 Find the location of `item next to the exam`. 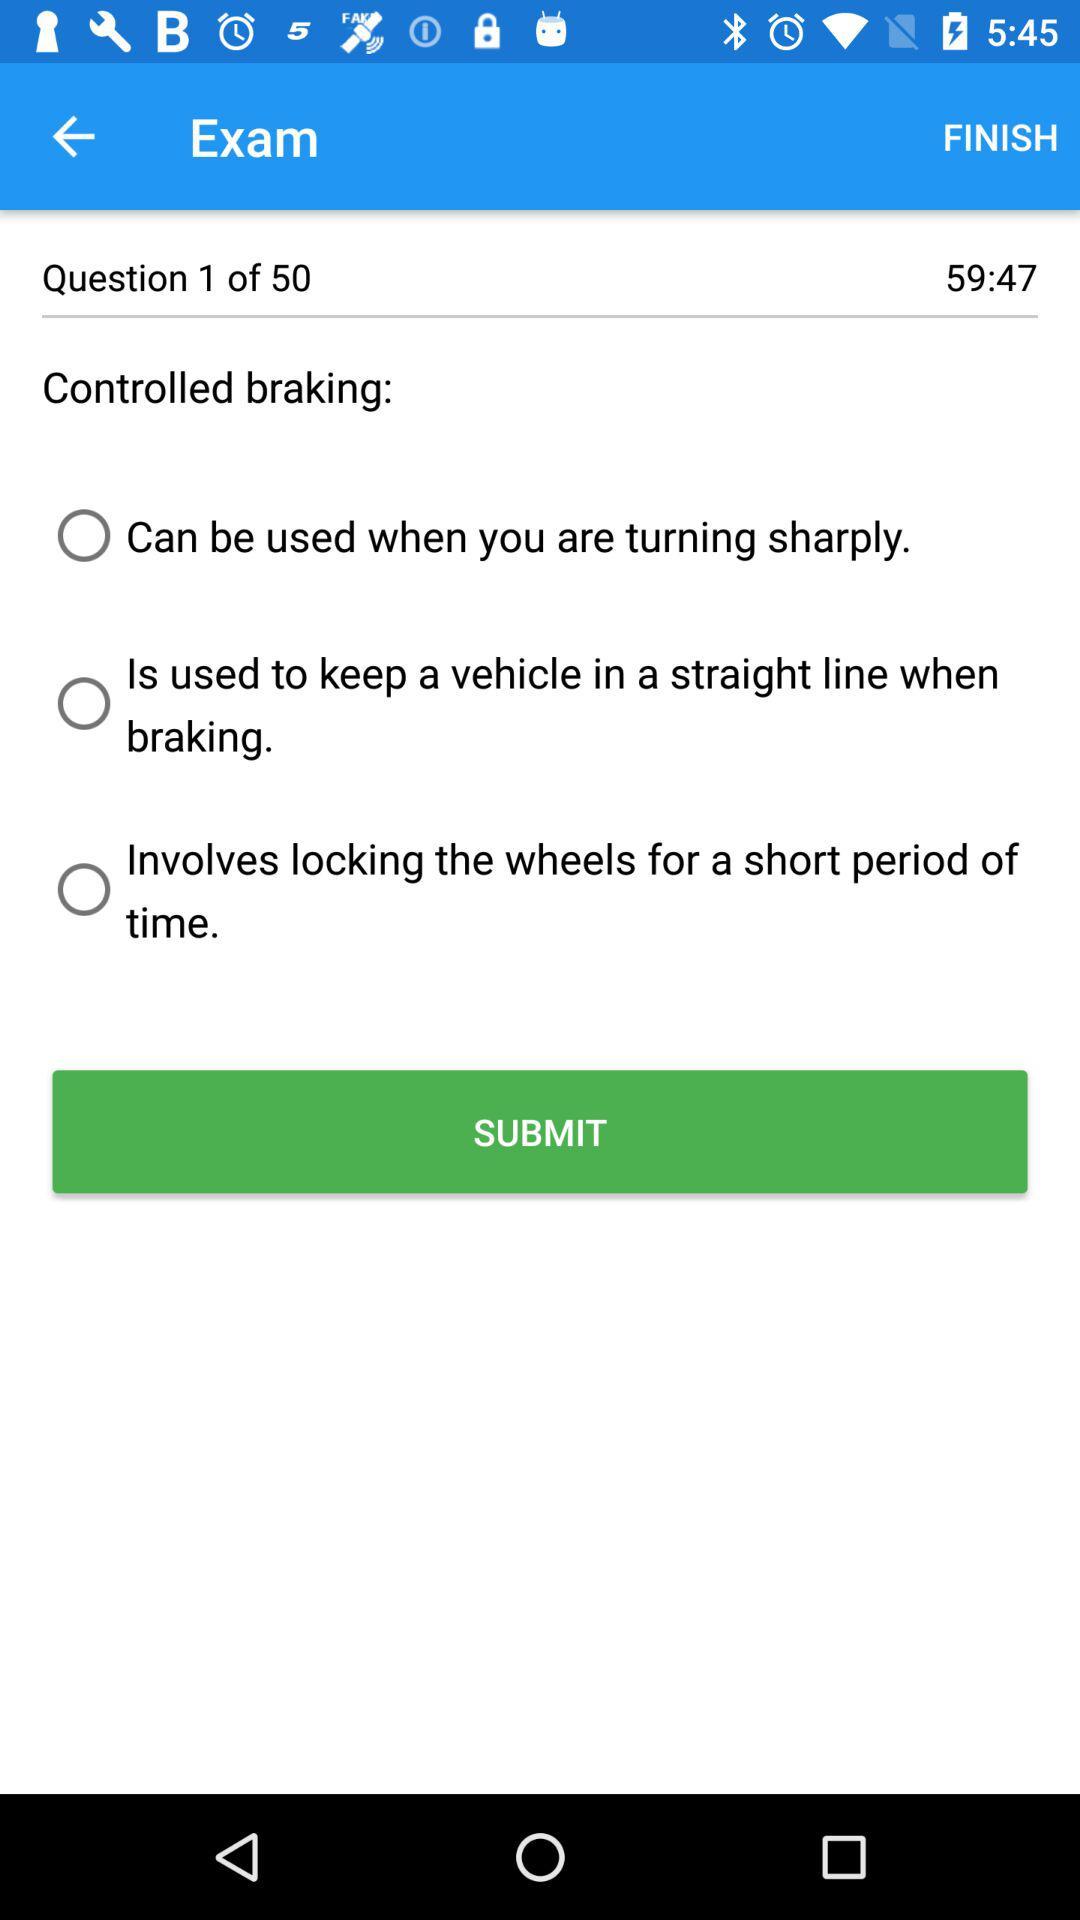

item next to the exam is located at coordinates (72, 135).